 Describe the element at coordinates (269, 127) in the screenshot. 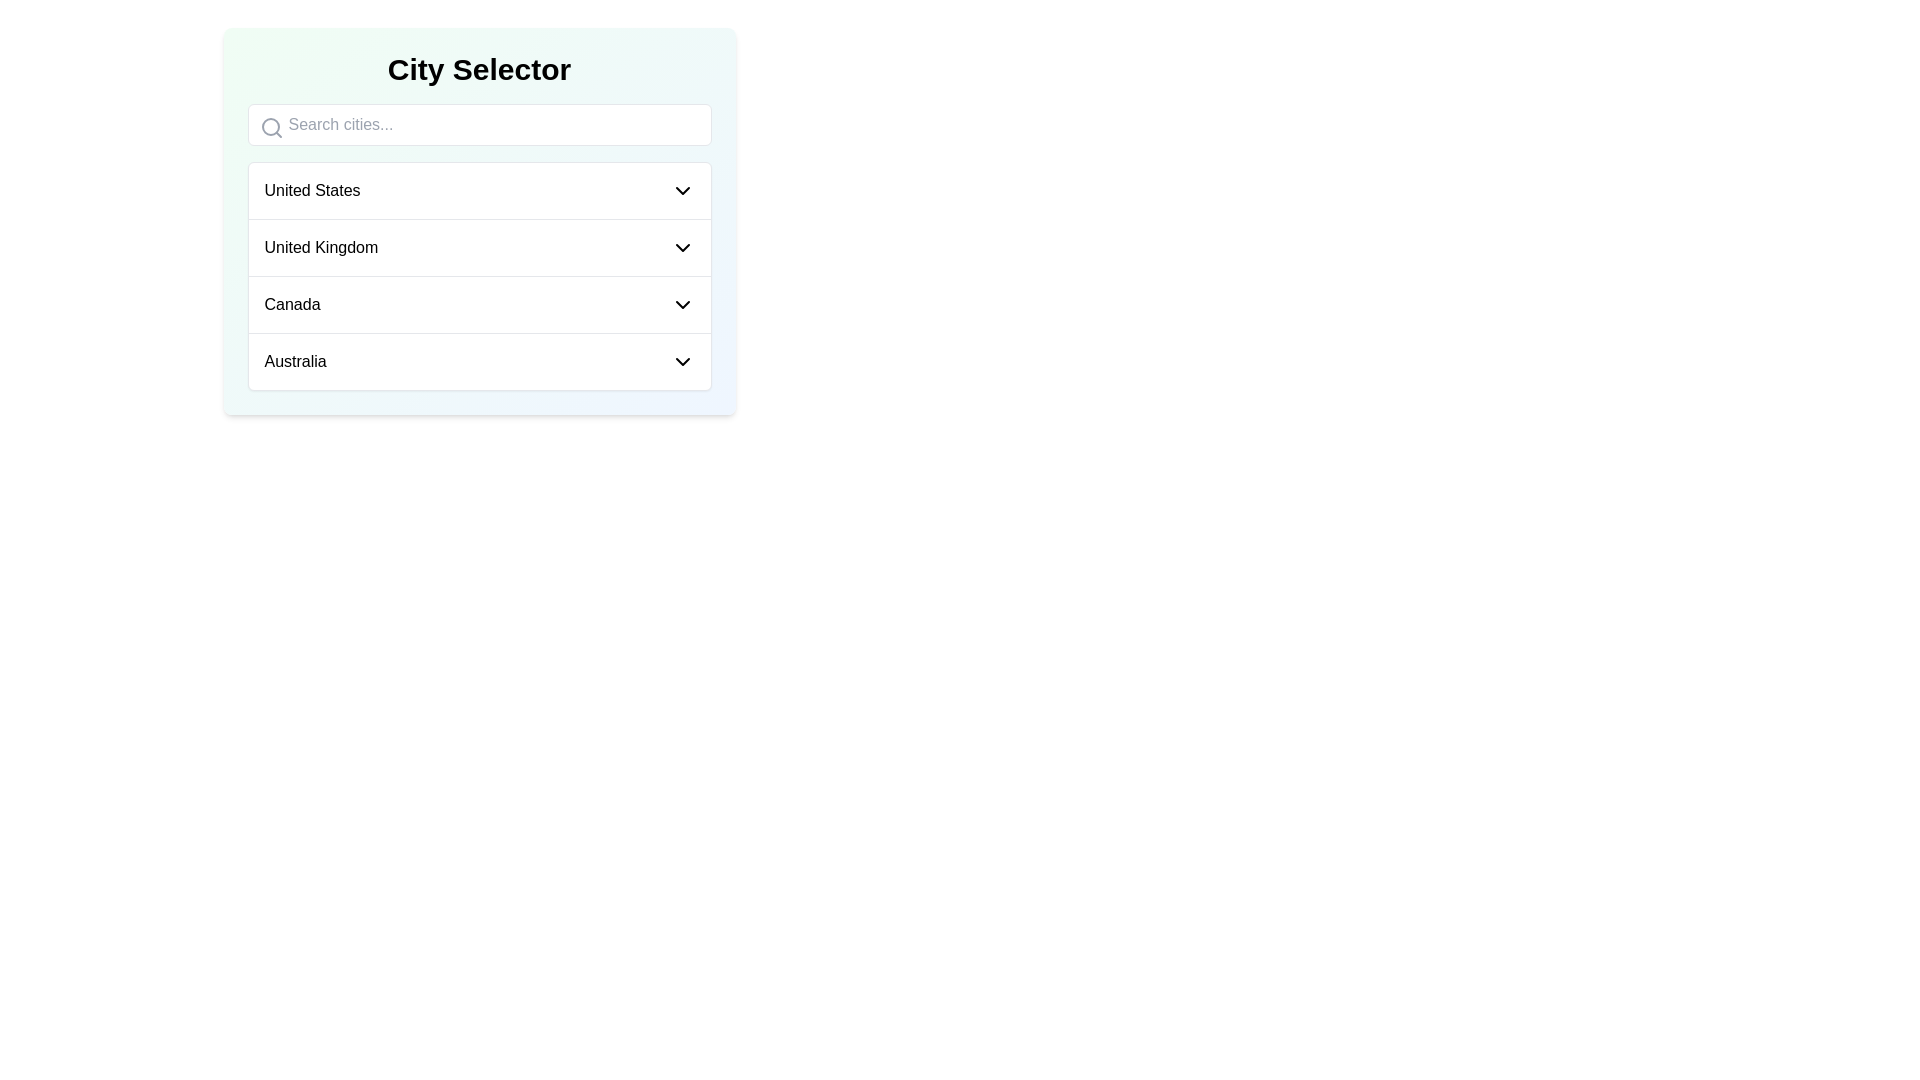

I see `the magnifying glass icon located on the left side of the 'Search cities...' input field` at that location.